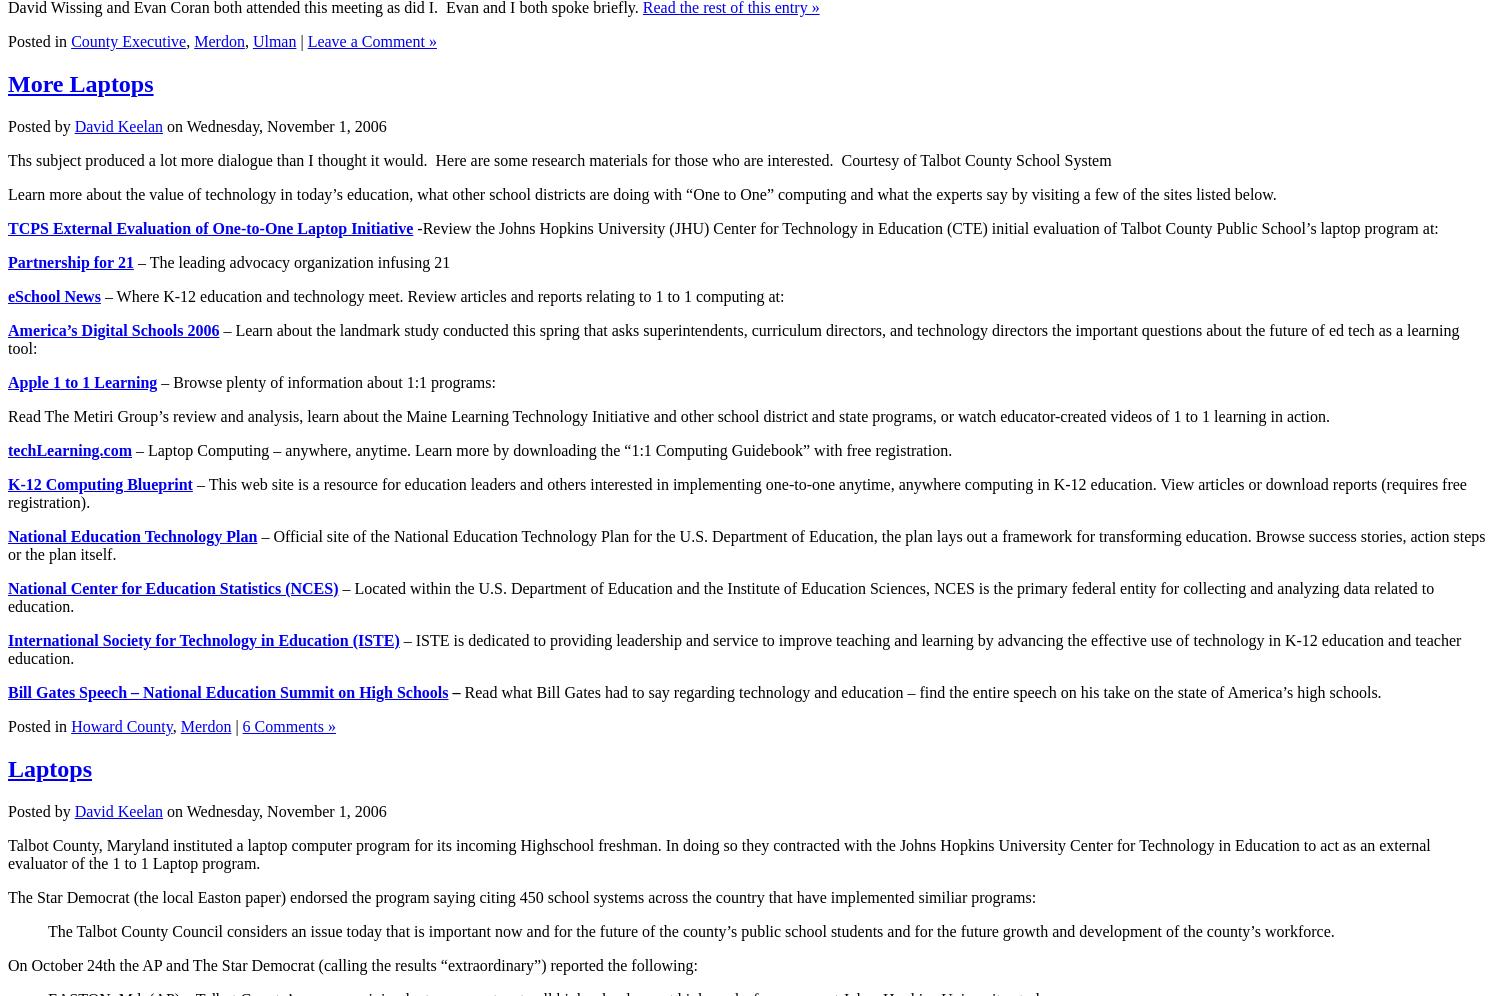  I want to click on 'More Laptops', so click(79, 83).